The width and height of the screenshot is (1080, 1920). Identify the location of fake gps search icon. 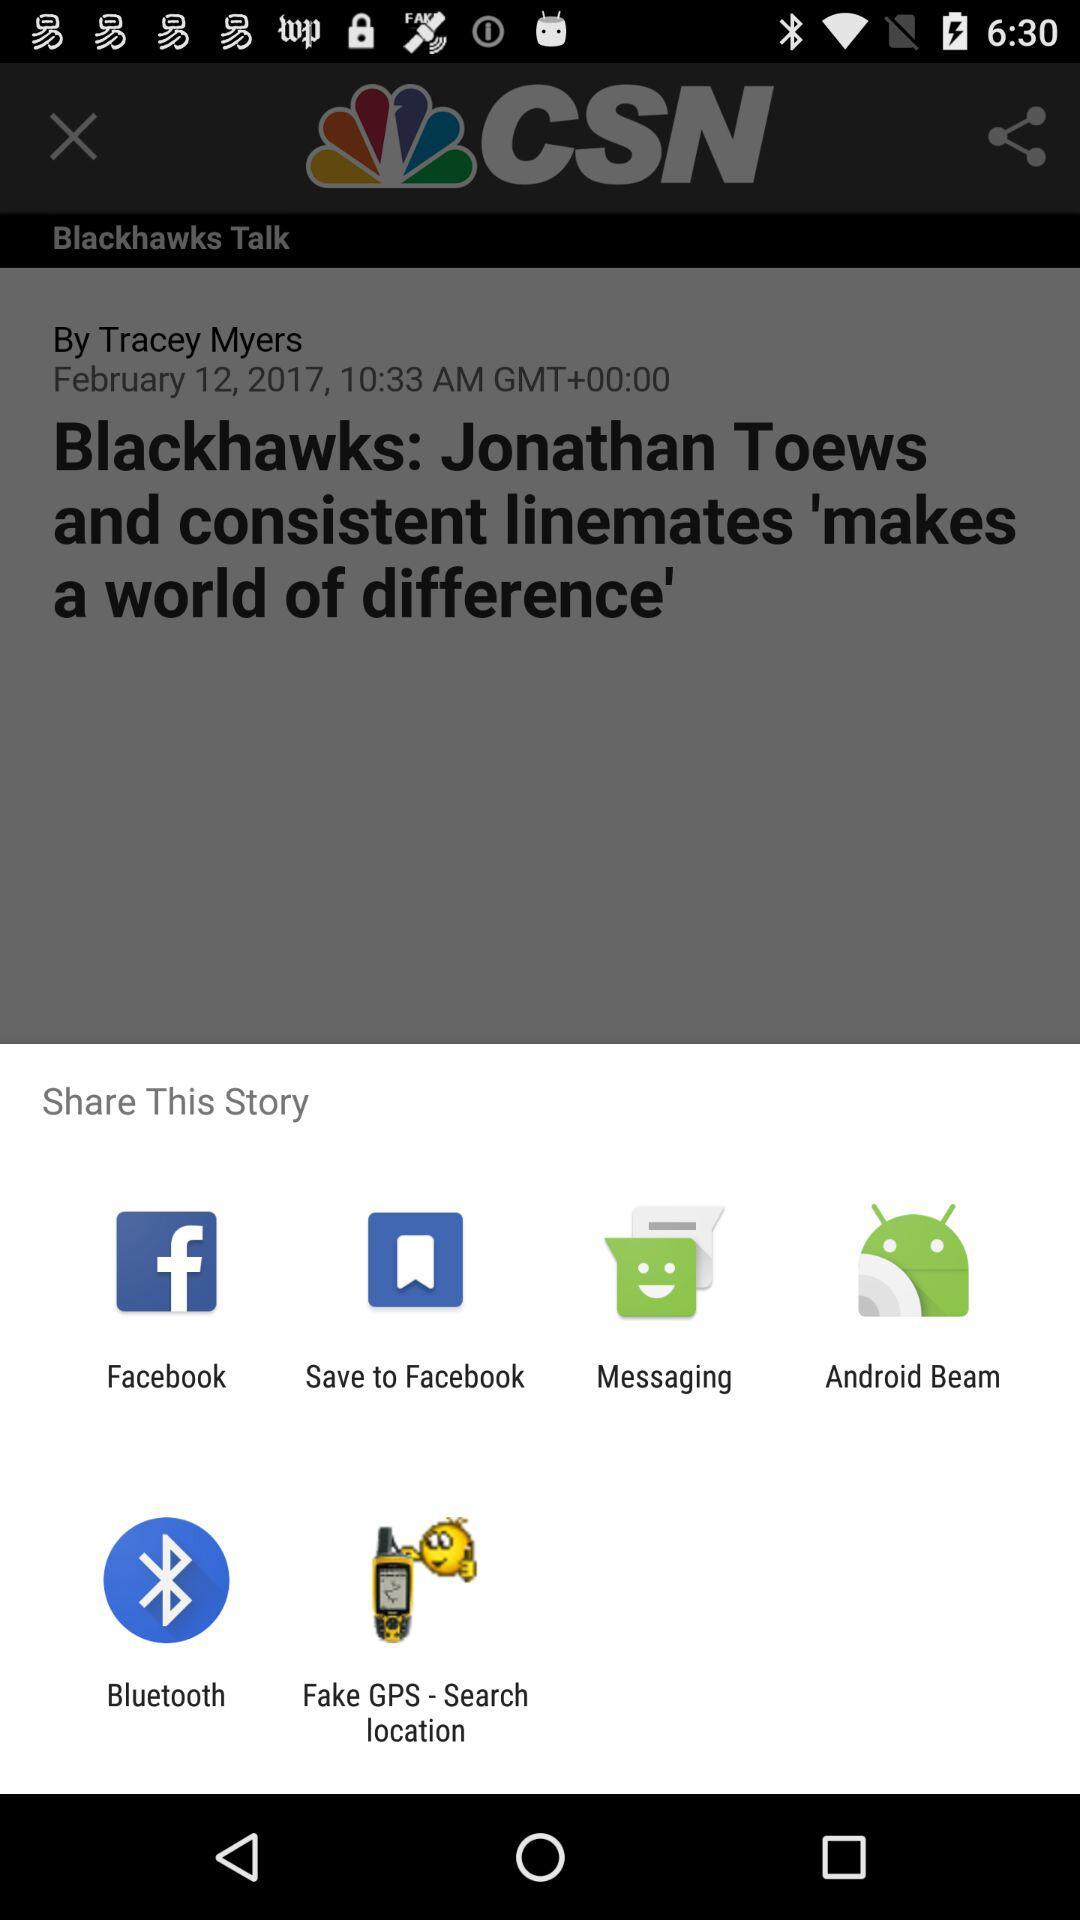
(414, 1711).